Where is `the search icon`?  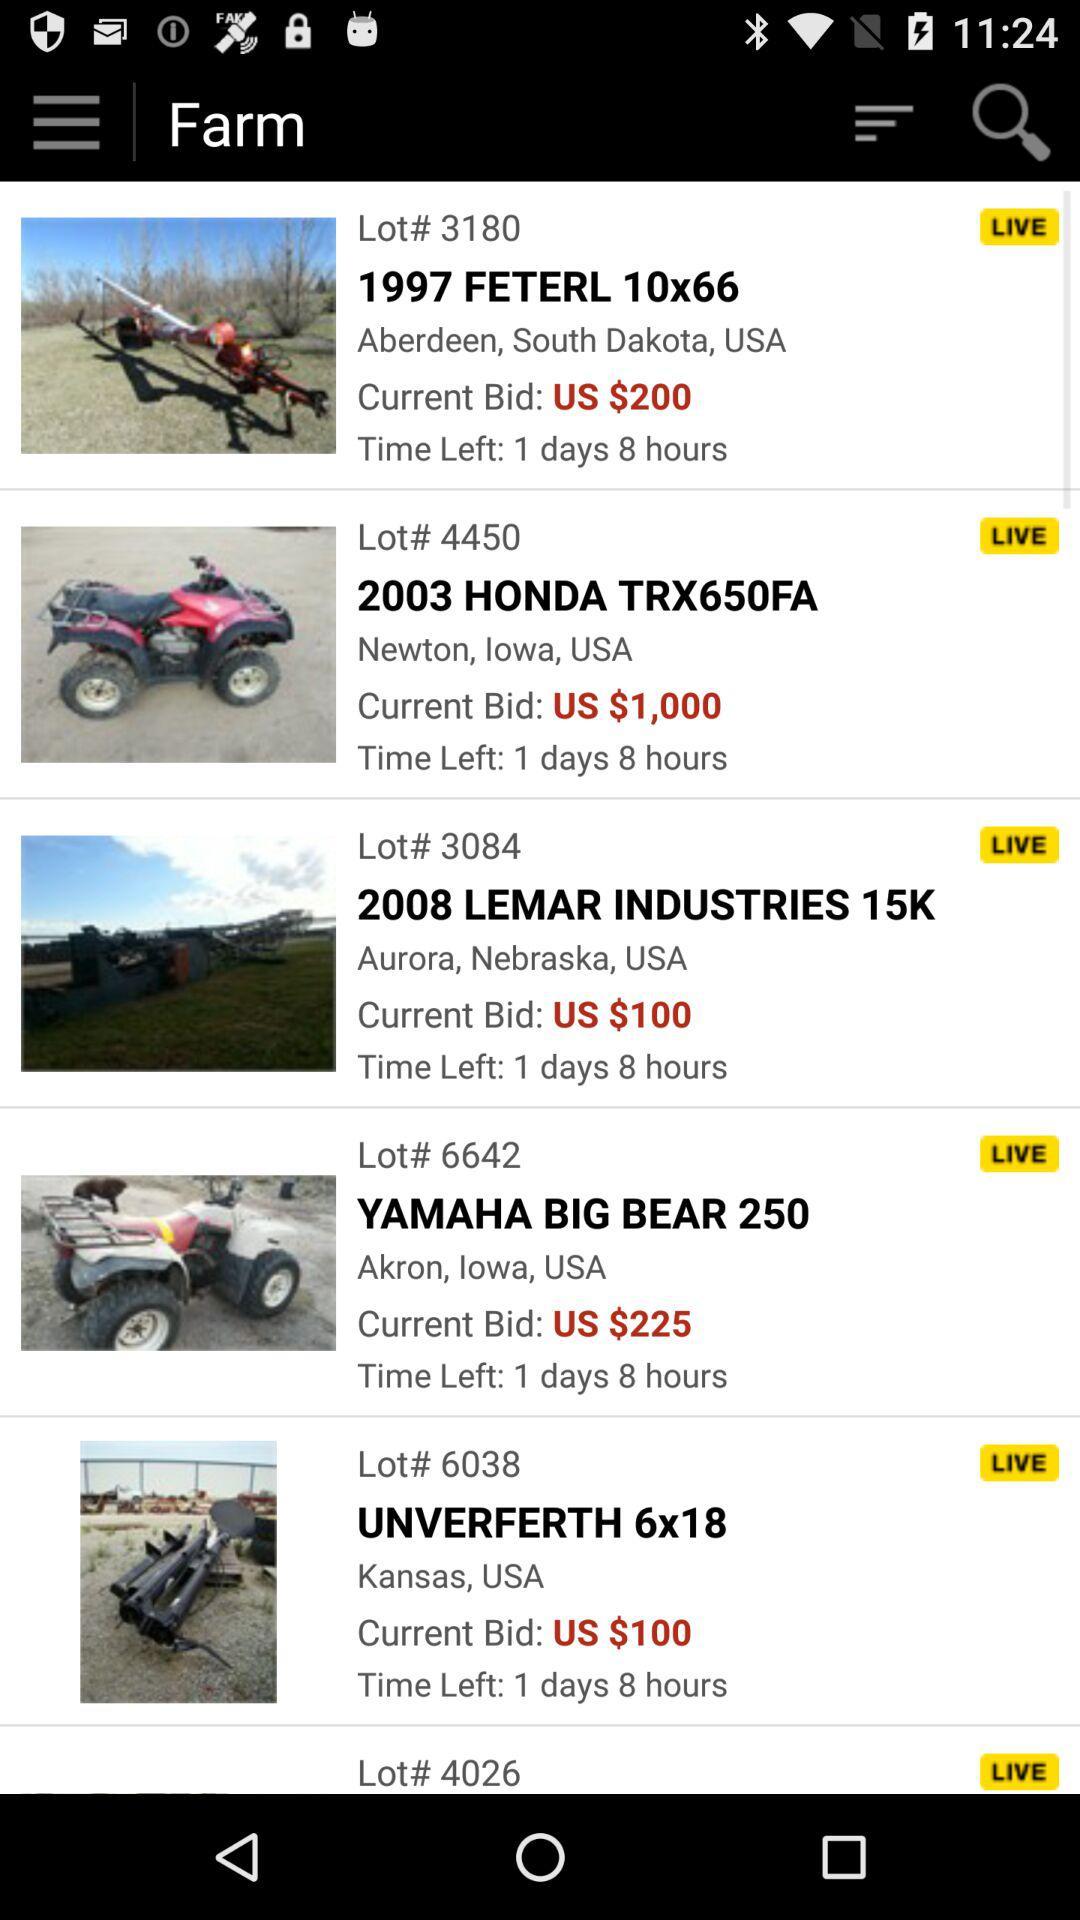 the search icon is located at coordinates (1010, 129).